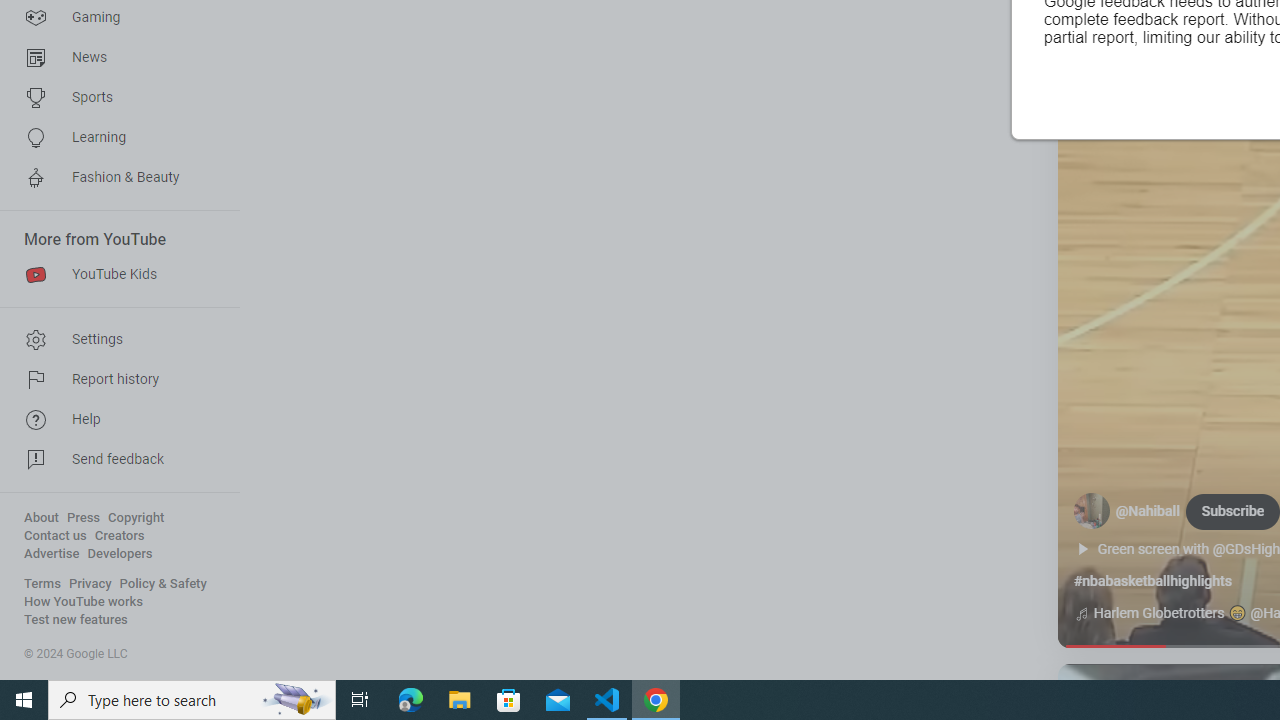 The image size is (1280, 720). I want to click on 'Creators', so click(118, 535).